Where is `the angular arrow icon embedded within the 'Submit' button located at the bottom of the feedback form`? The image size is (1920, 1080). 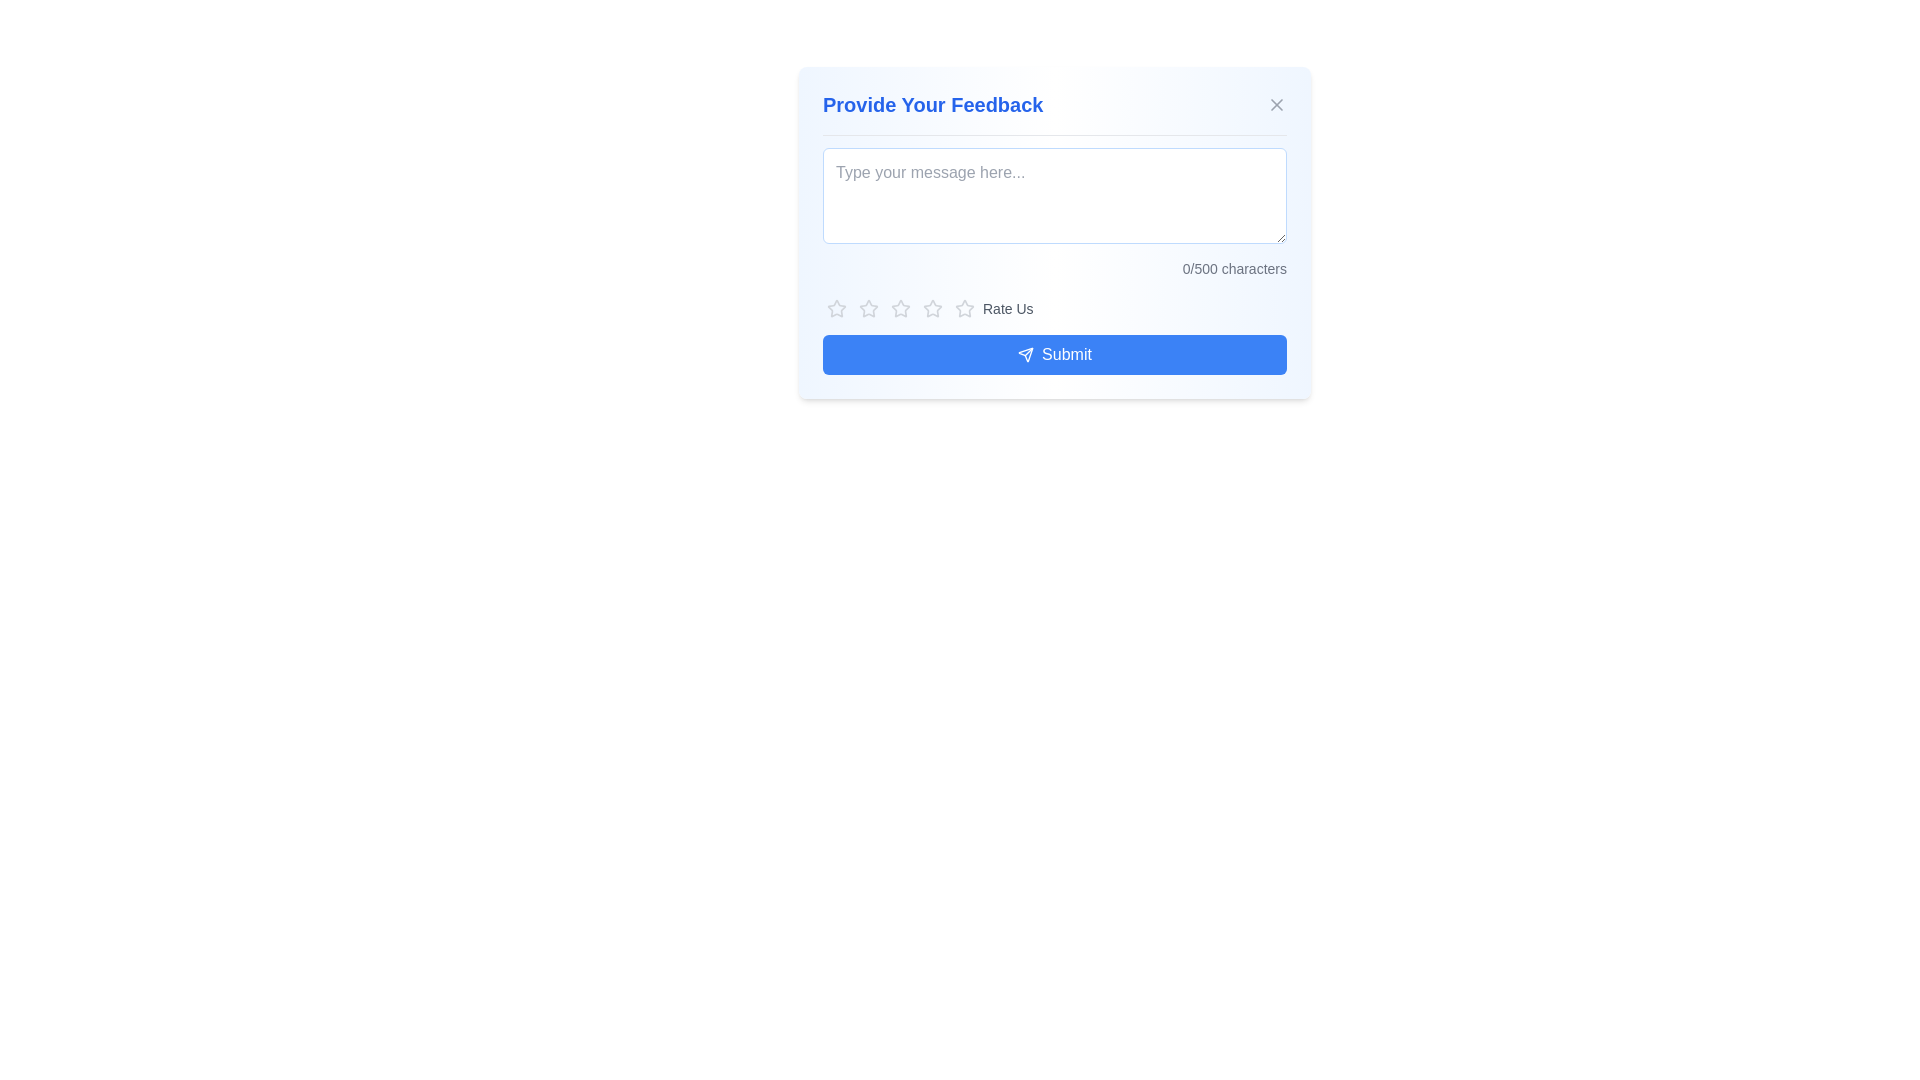
the angular arrow icon embedded within the 'Submit' button located at the bottom of the feedback form is located at coordinates (1026, 353).